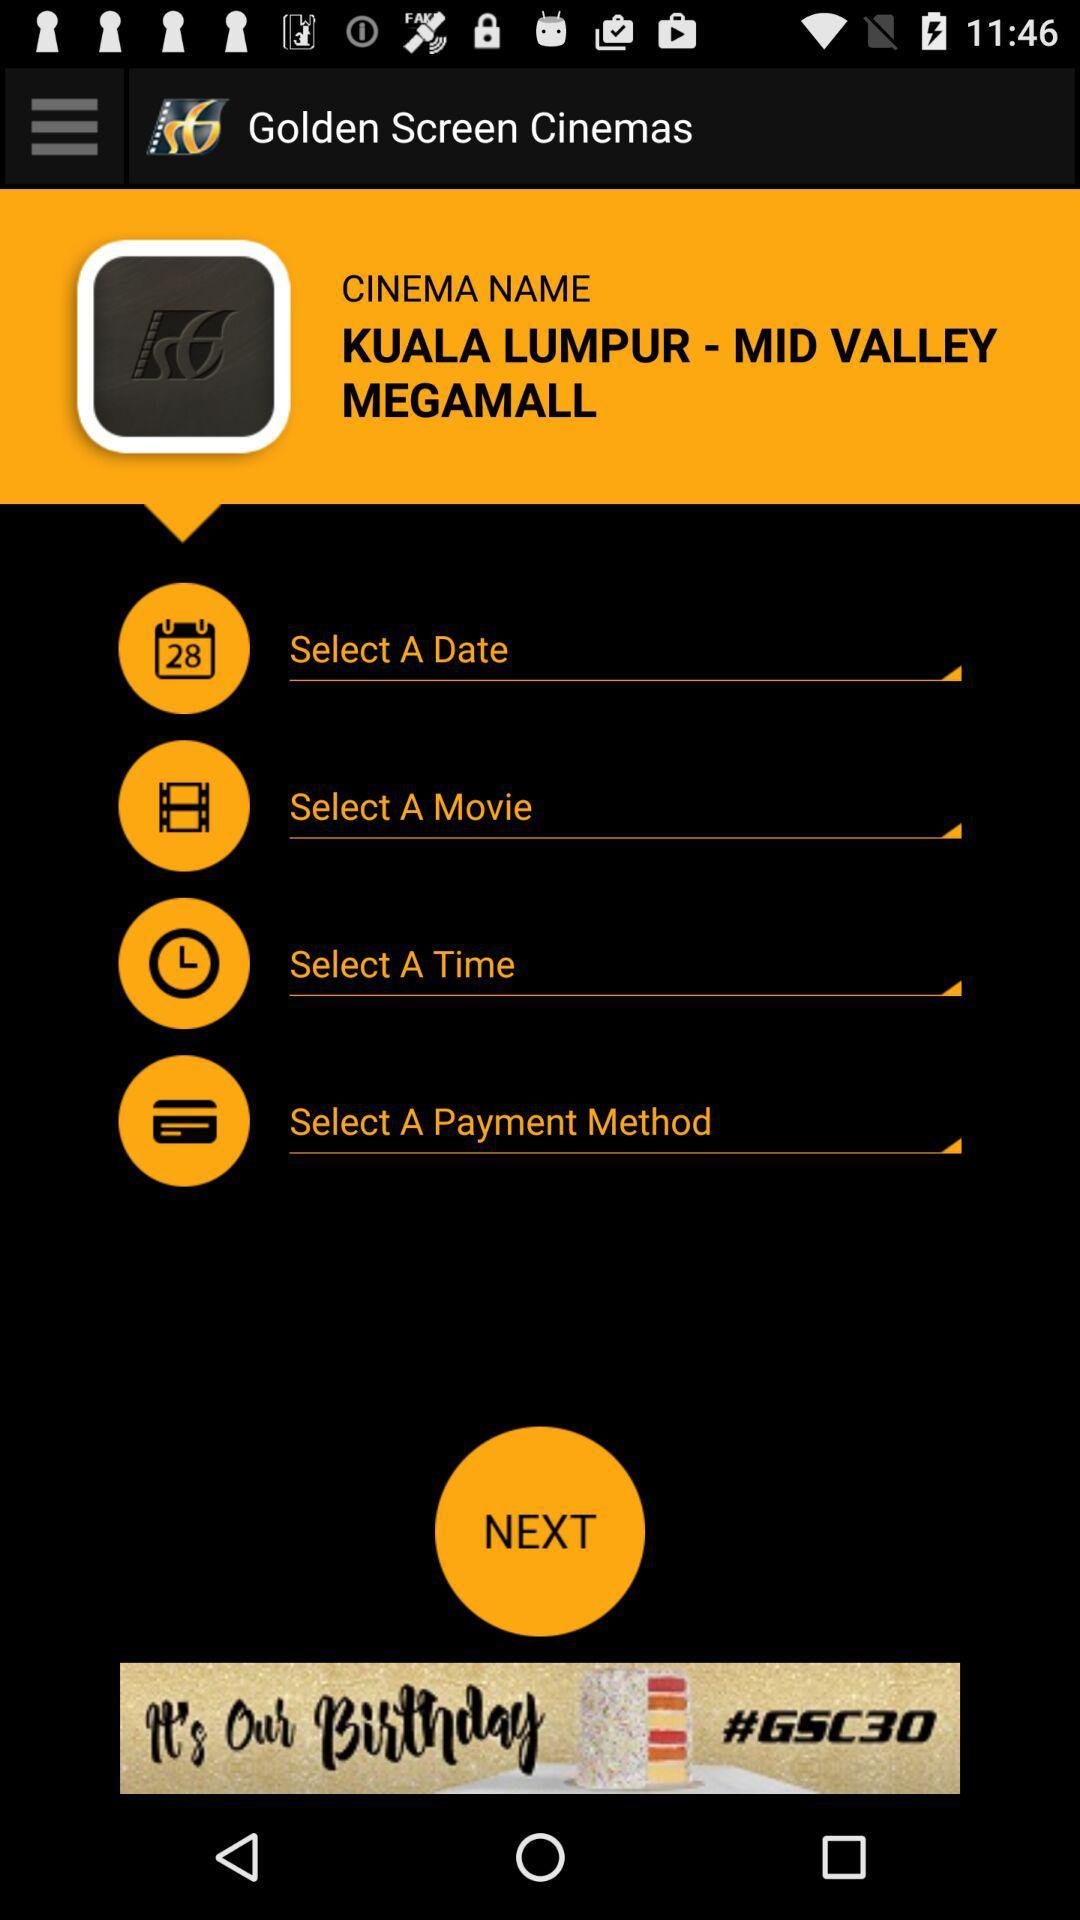  I want to click on the time icon, so click(184, 1031).